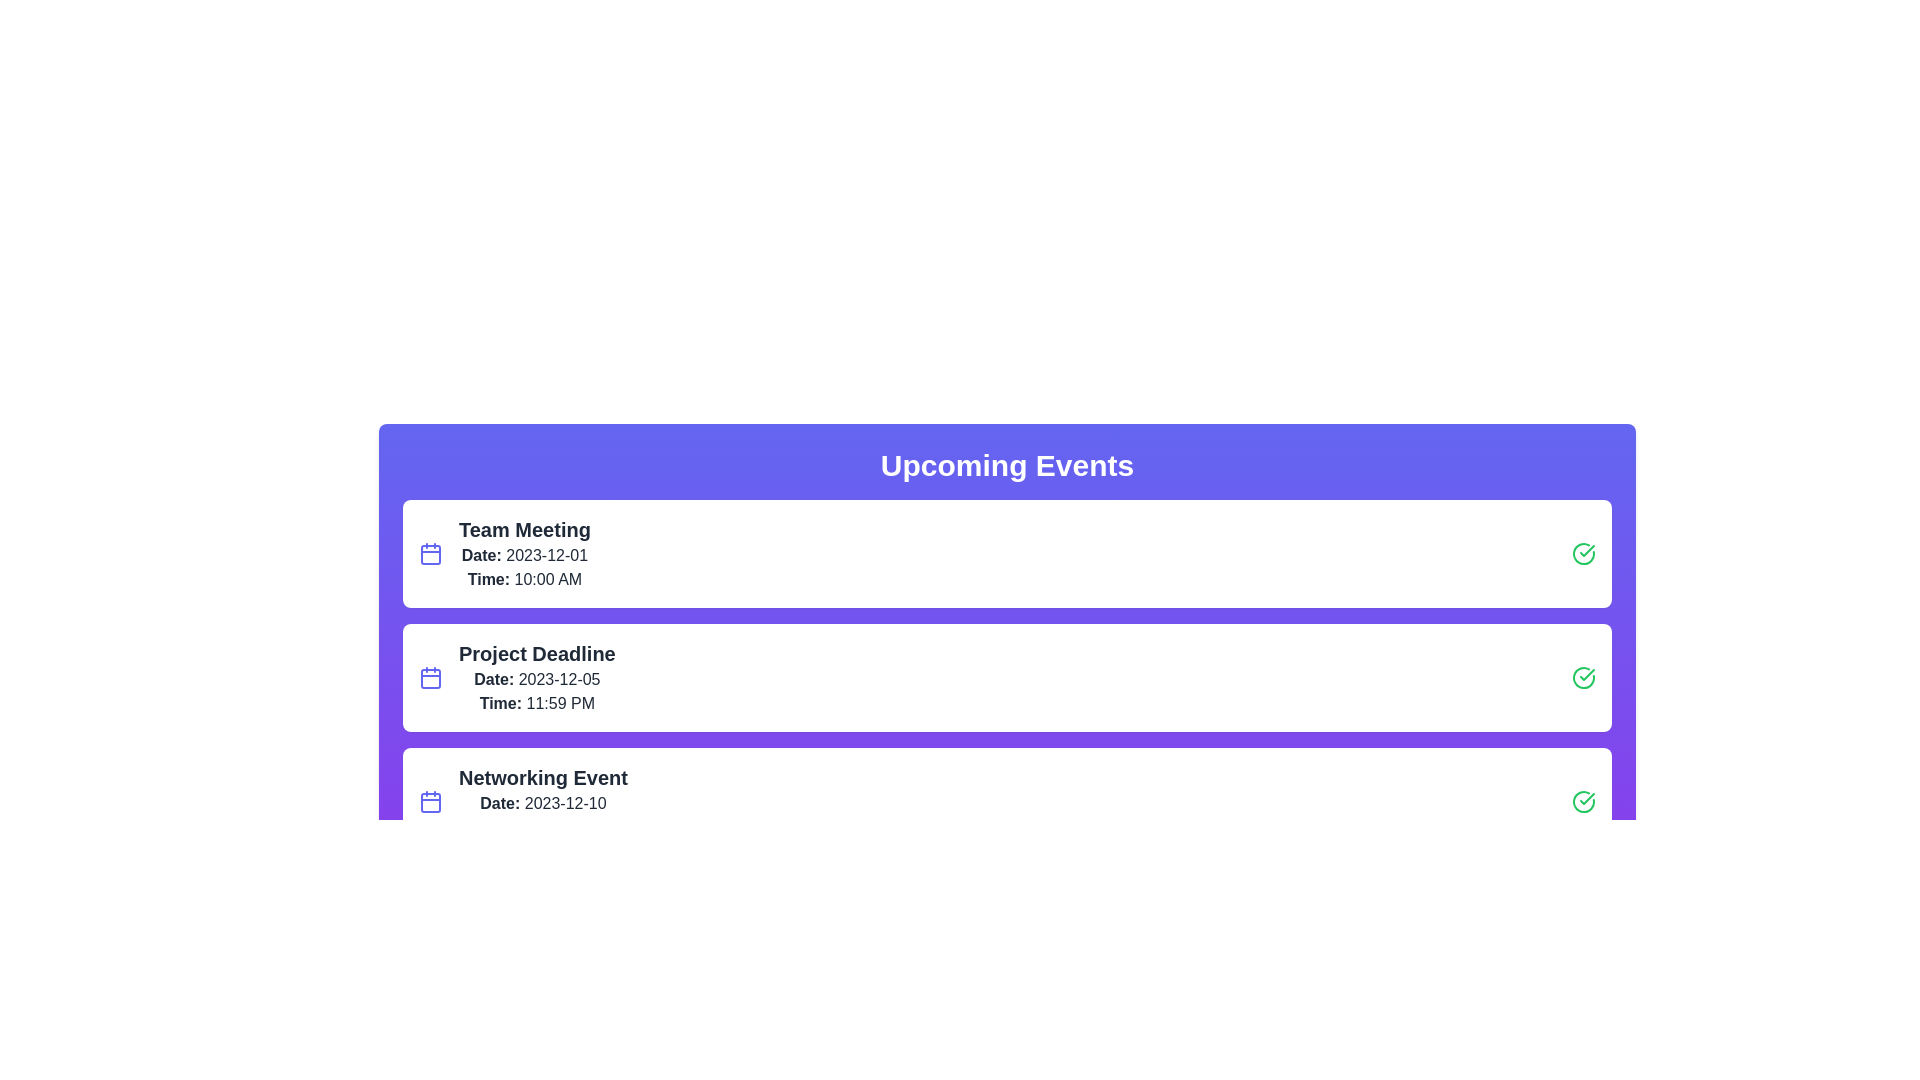  Describe the element at coordinates (524, 555) in the screenshot. I see `the text label displaying 'Date: 2023-12-01'` at that location.